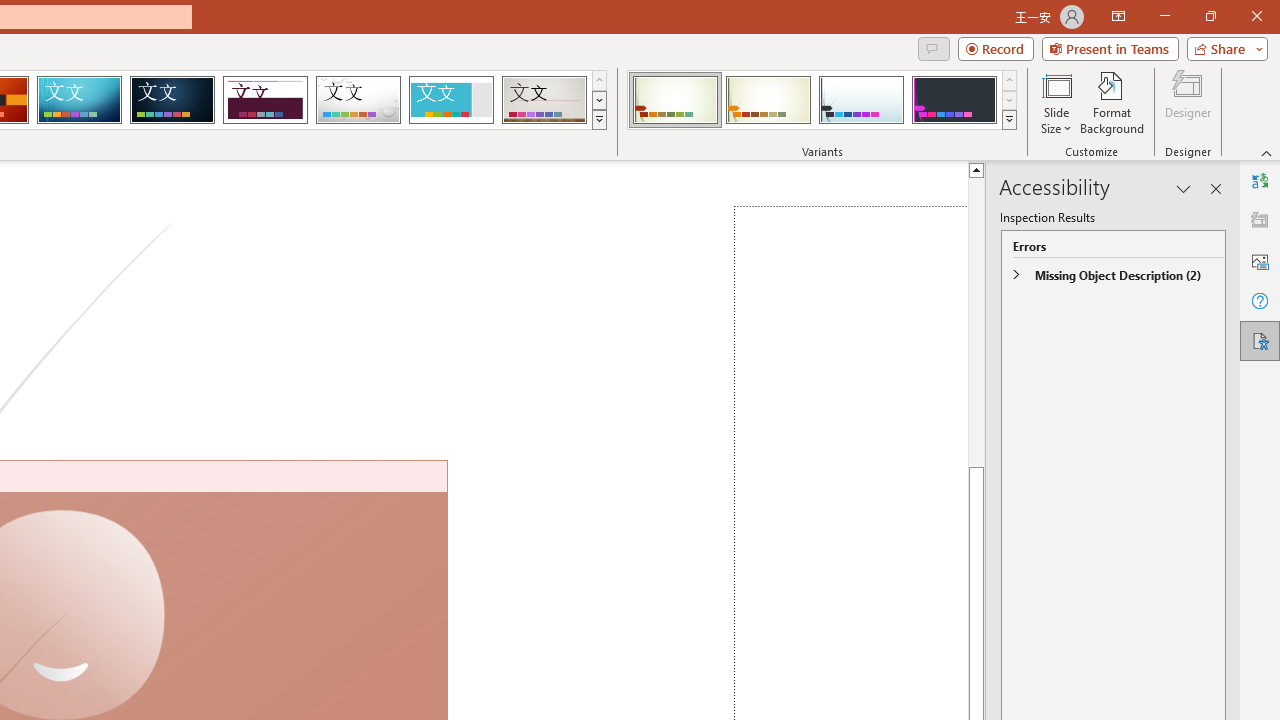 The width and height of the screenshot is (1280, 720). What do you see at coordinates (172, 100) in the screenshot?
I see `'Damask'` at bounding box center [172, 100].